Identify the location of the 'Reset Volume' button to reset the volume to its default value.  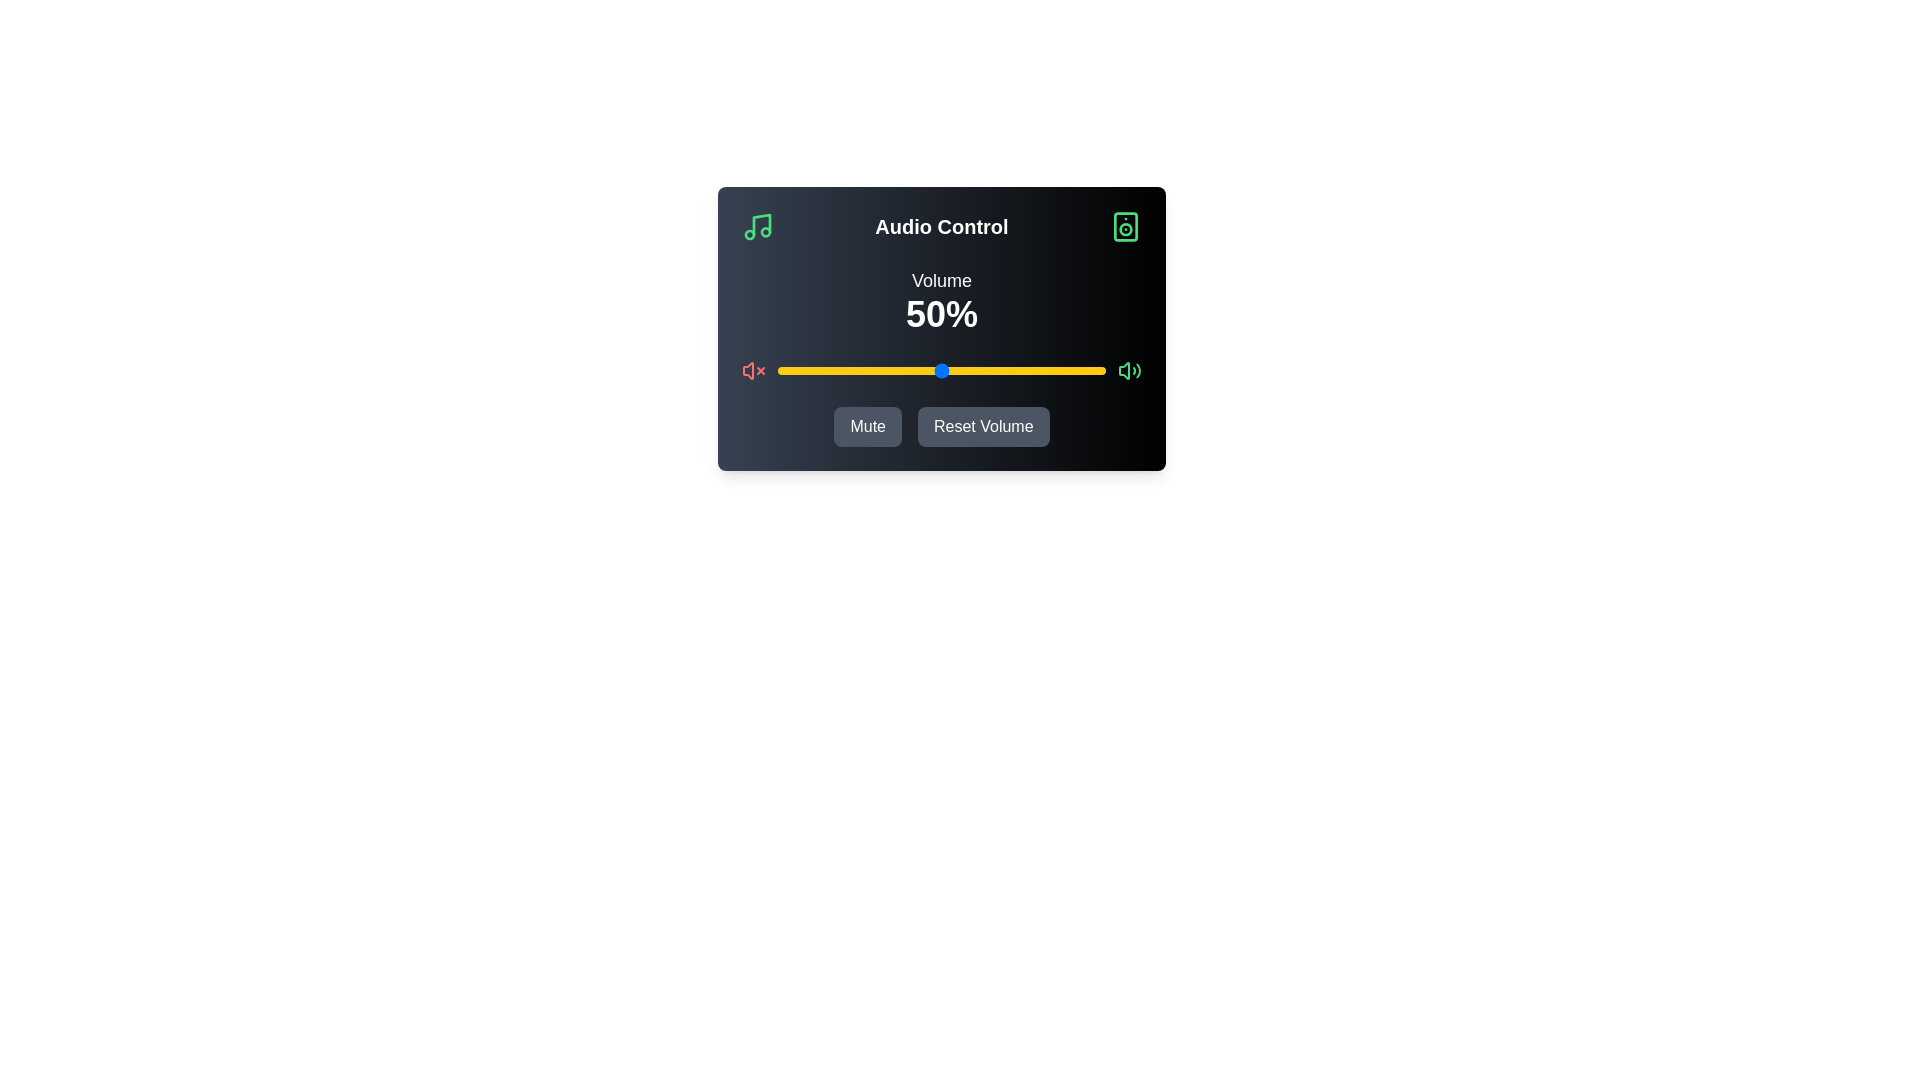
(983, 426).